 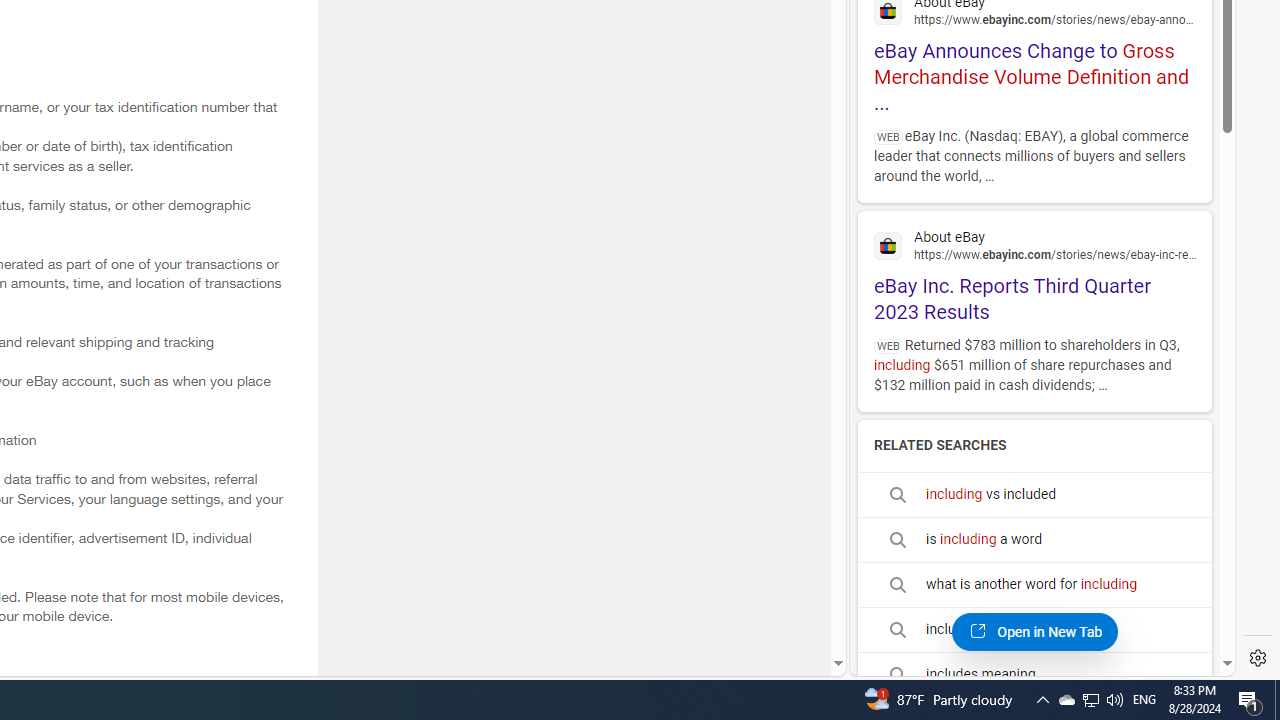 I want to click on 'including vs included', so click(x=1034, y=494).